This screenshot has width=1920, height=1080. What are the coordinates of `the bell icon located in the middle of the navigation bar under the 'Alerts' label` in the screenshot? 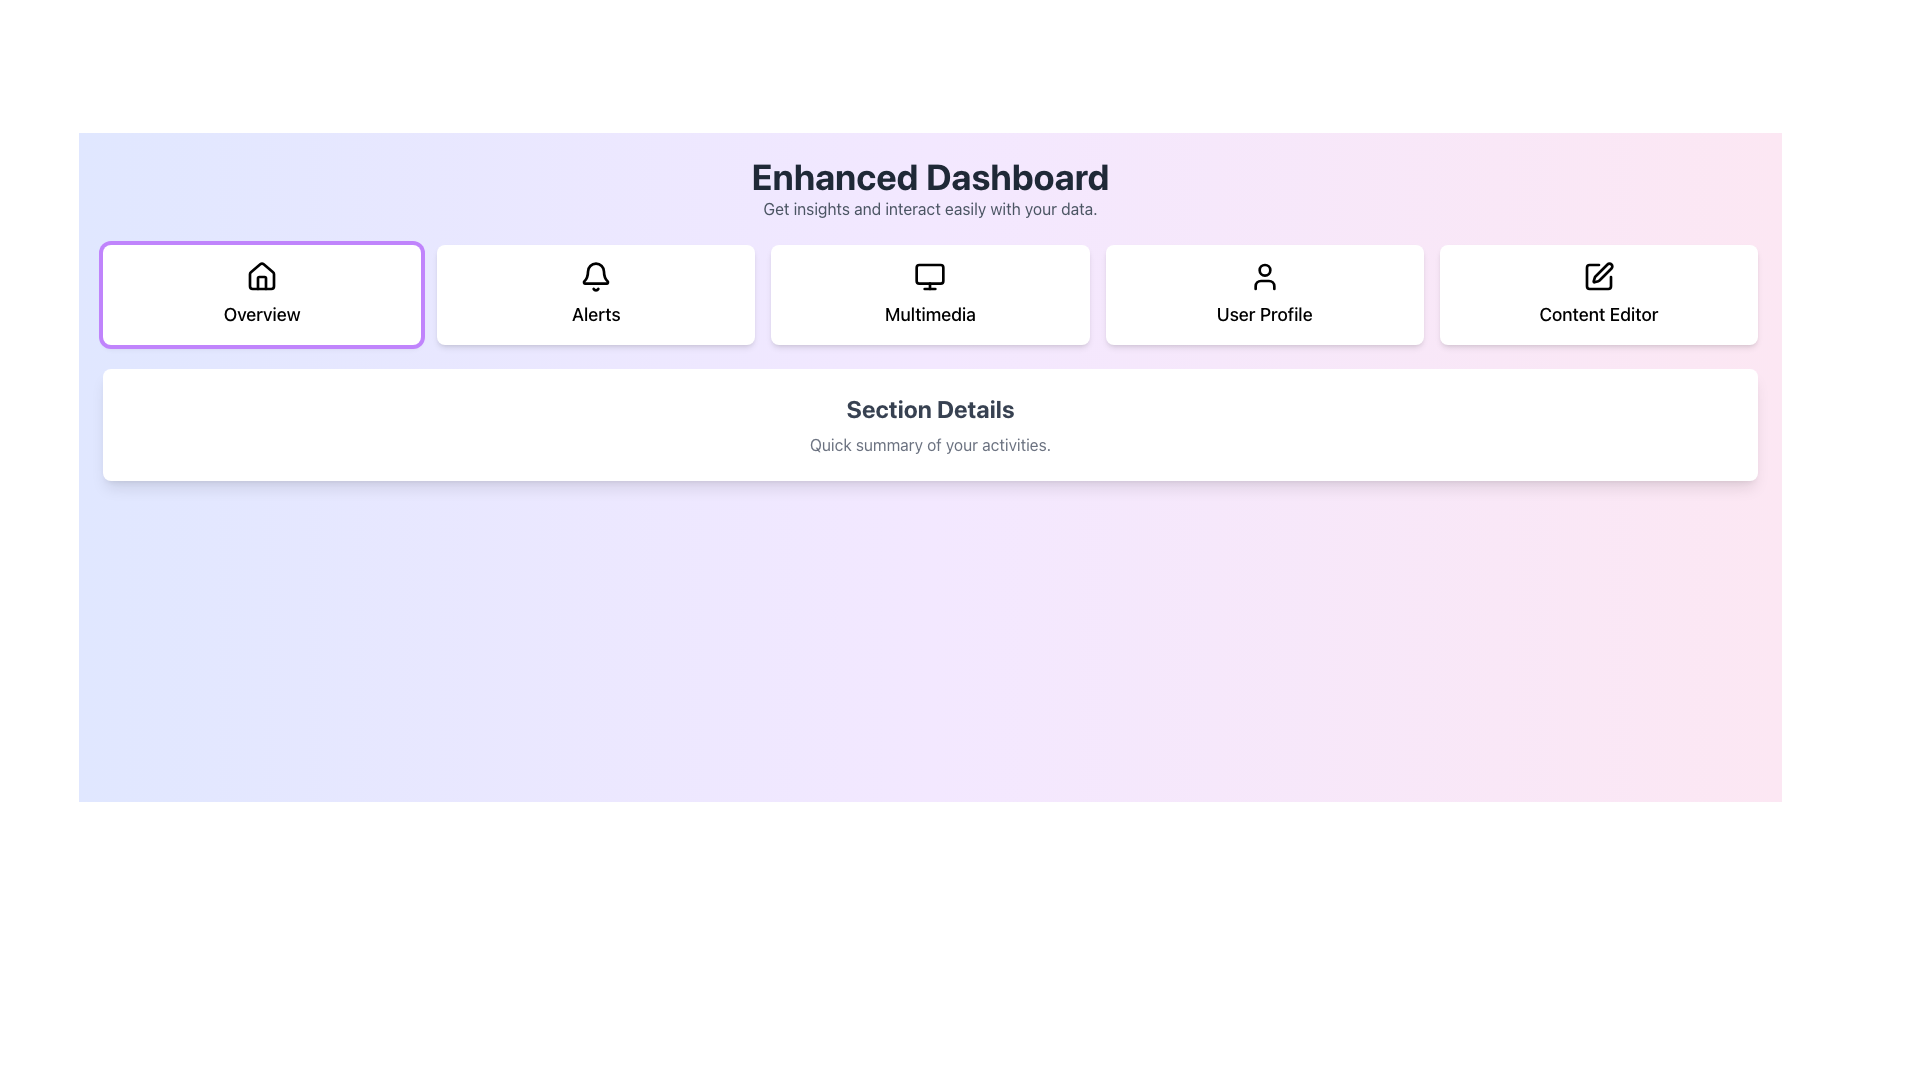 It's located at (595, 273).